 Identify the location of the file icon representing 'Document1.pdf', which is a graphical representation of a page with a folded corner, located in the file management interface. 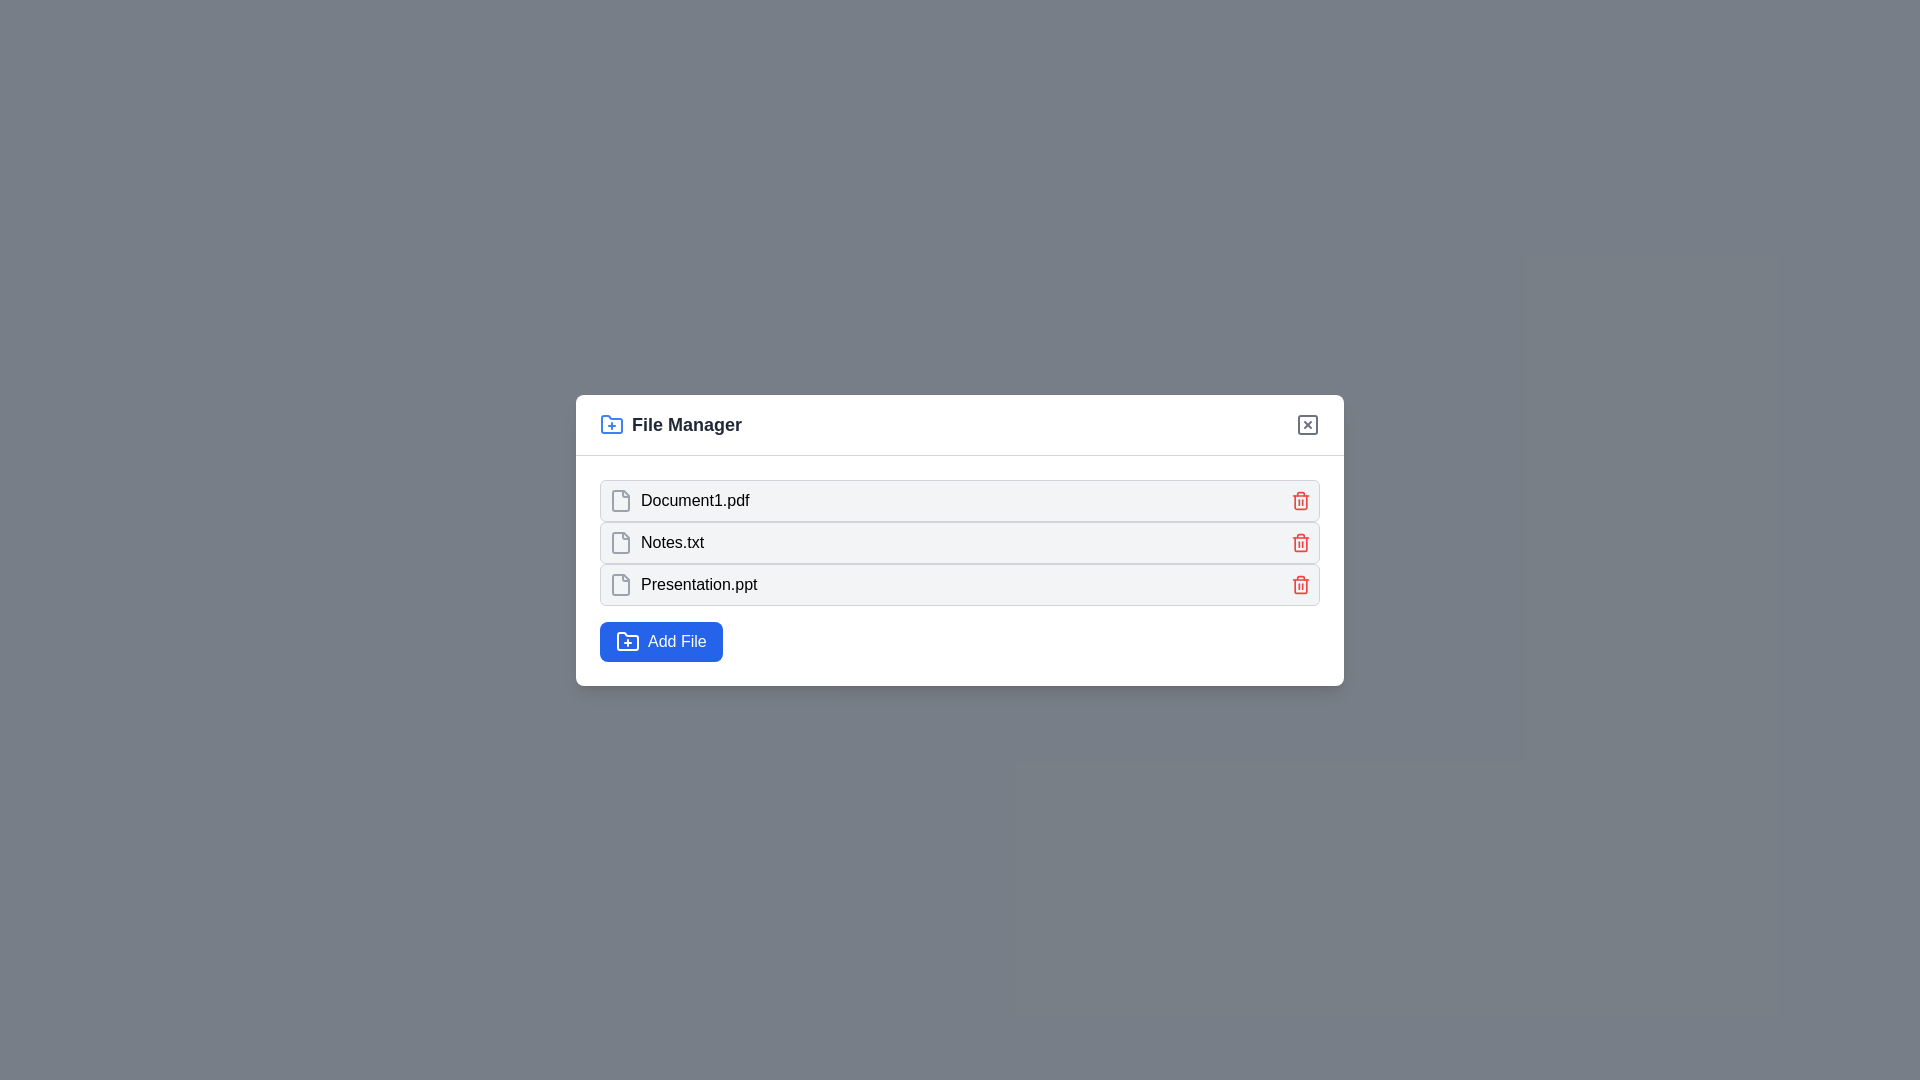
(619, 499).